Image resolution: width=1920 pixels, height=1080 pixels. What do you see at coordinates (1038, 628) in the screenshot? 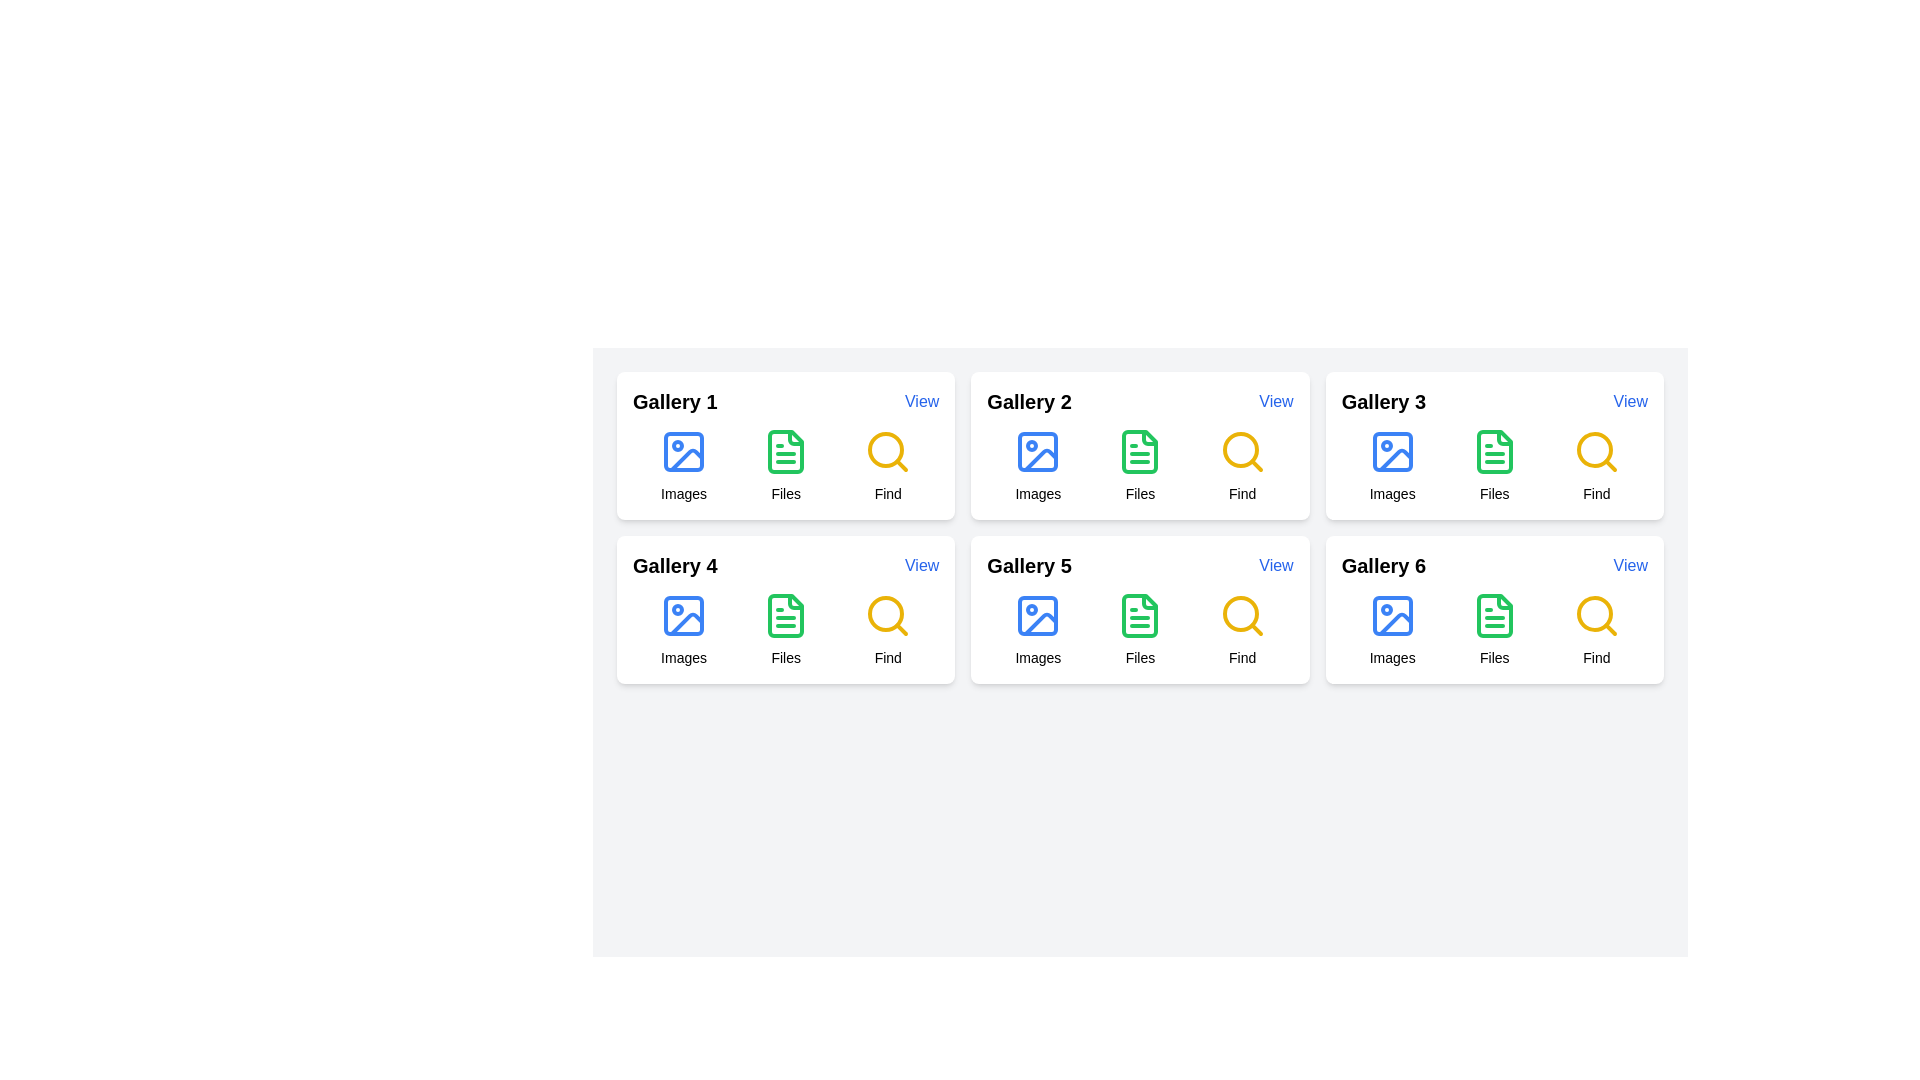
I see `the 'Images' icon located in the bottom-right quadrant of the grid layout` at bounding box center [1038, 628].